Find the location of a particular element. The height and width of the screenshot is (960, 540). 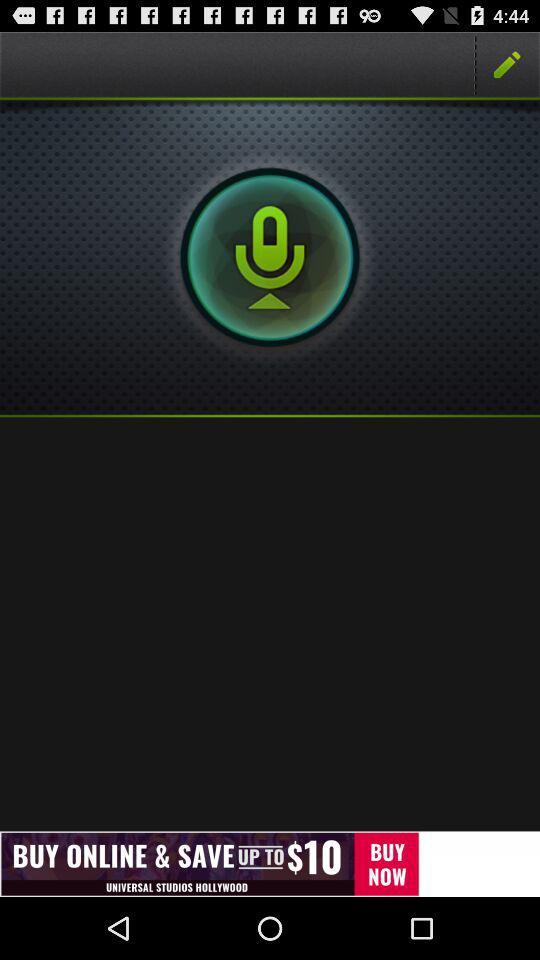

start record is located at coordinates (270, 256).